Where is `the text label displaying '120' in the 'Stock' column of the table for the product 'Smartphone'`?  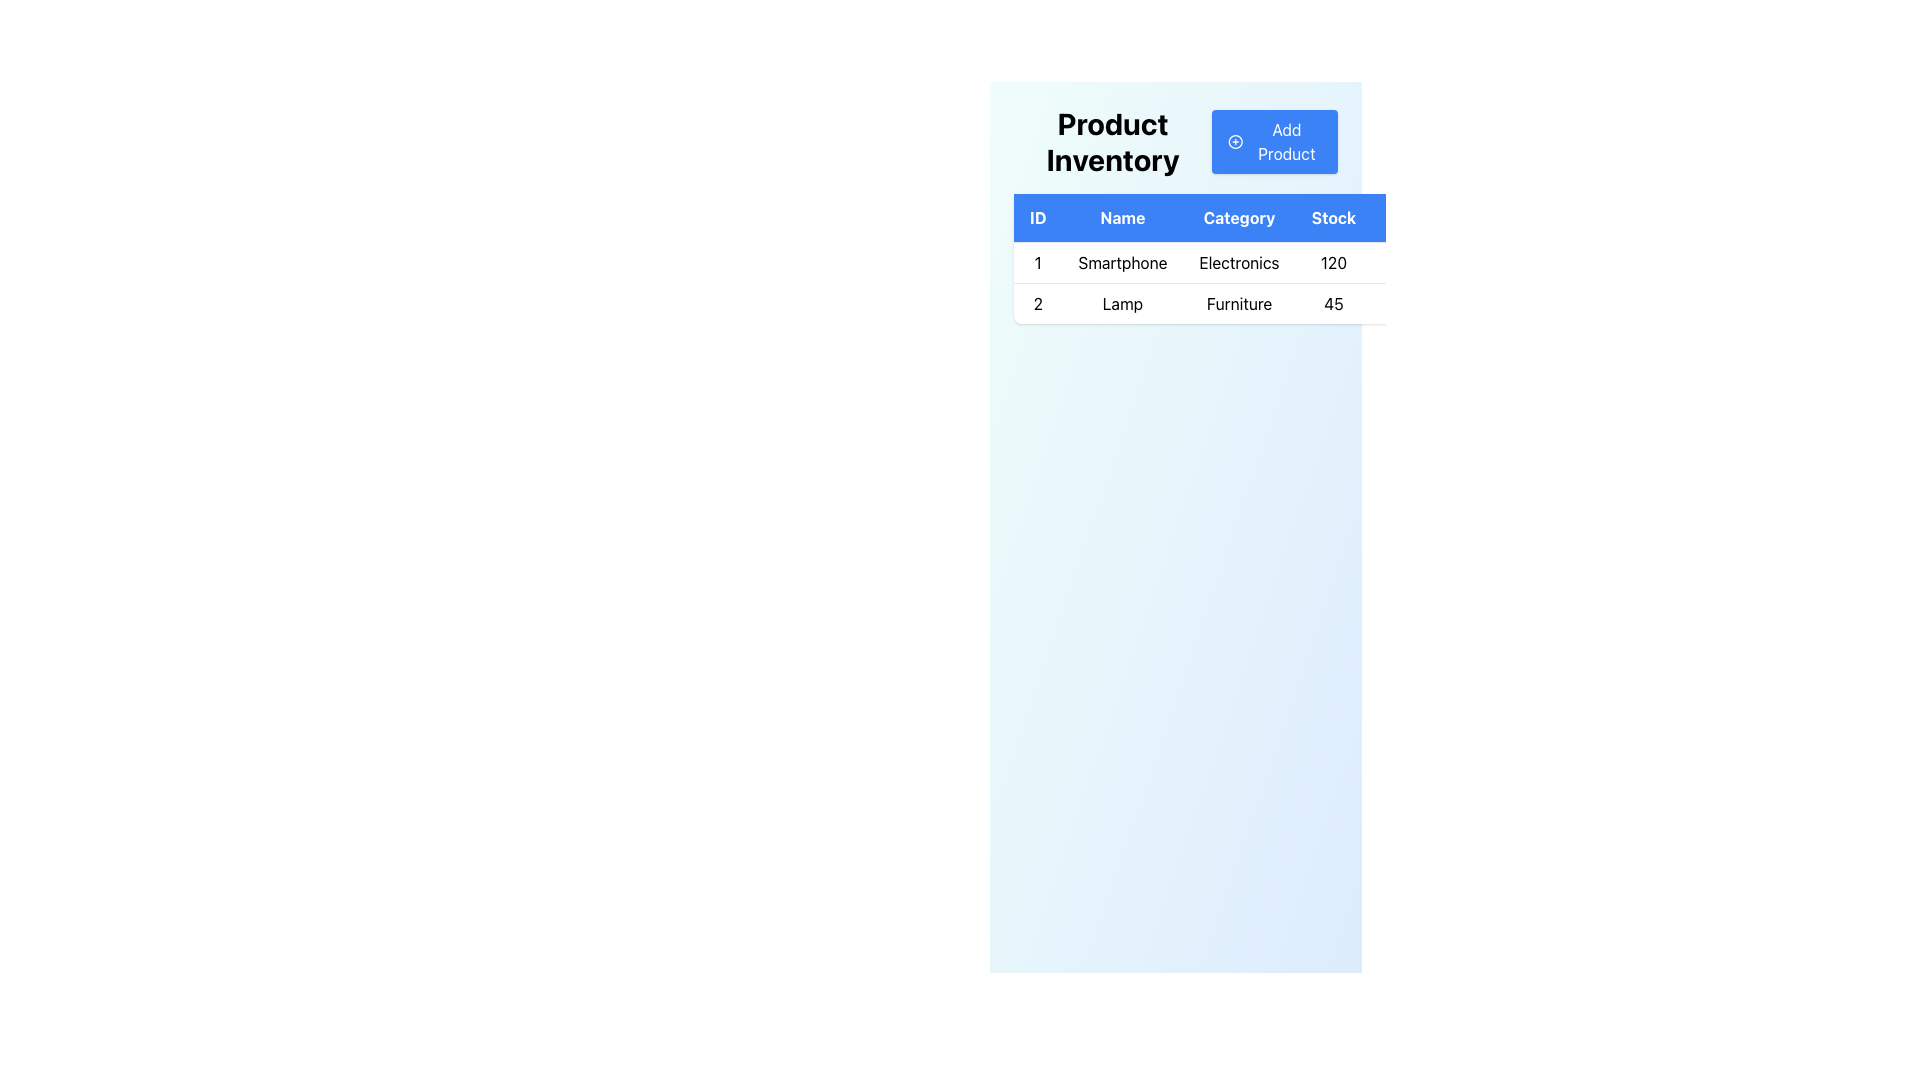
the text label displaying '120' in the 'Stock' column of the table for the product 'Smartphone' is located at coordinates (1334, 261).